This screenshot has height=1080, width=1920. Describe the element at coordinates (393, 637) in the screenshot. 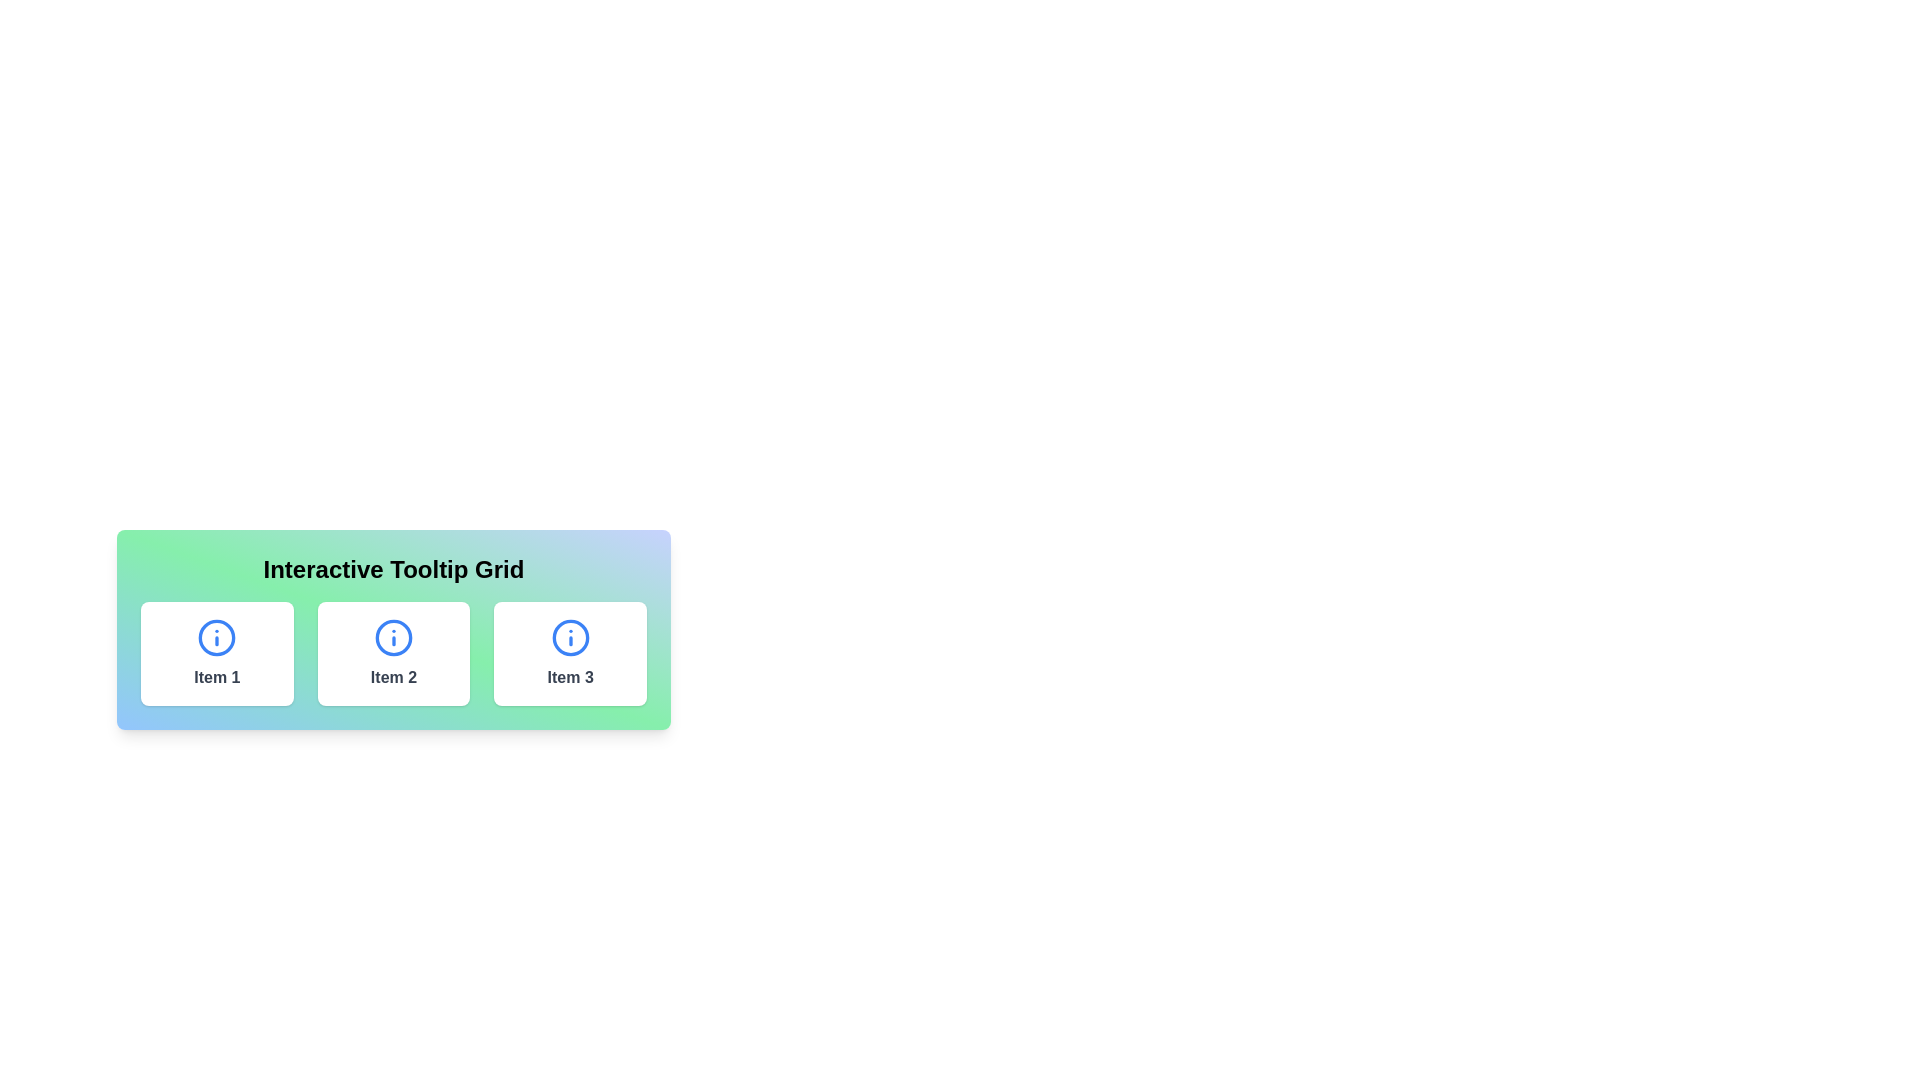

I see `the information or tooltip indicator icon centered within the 'Item 2' card` at that location.